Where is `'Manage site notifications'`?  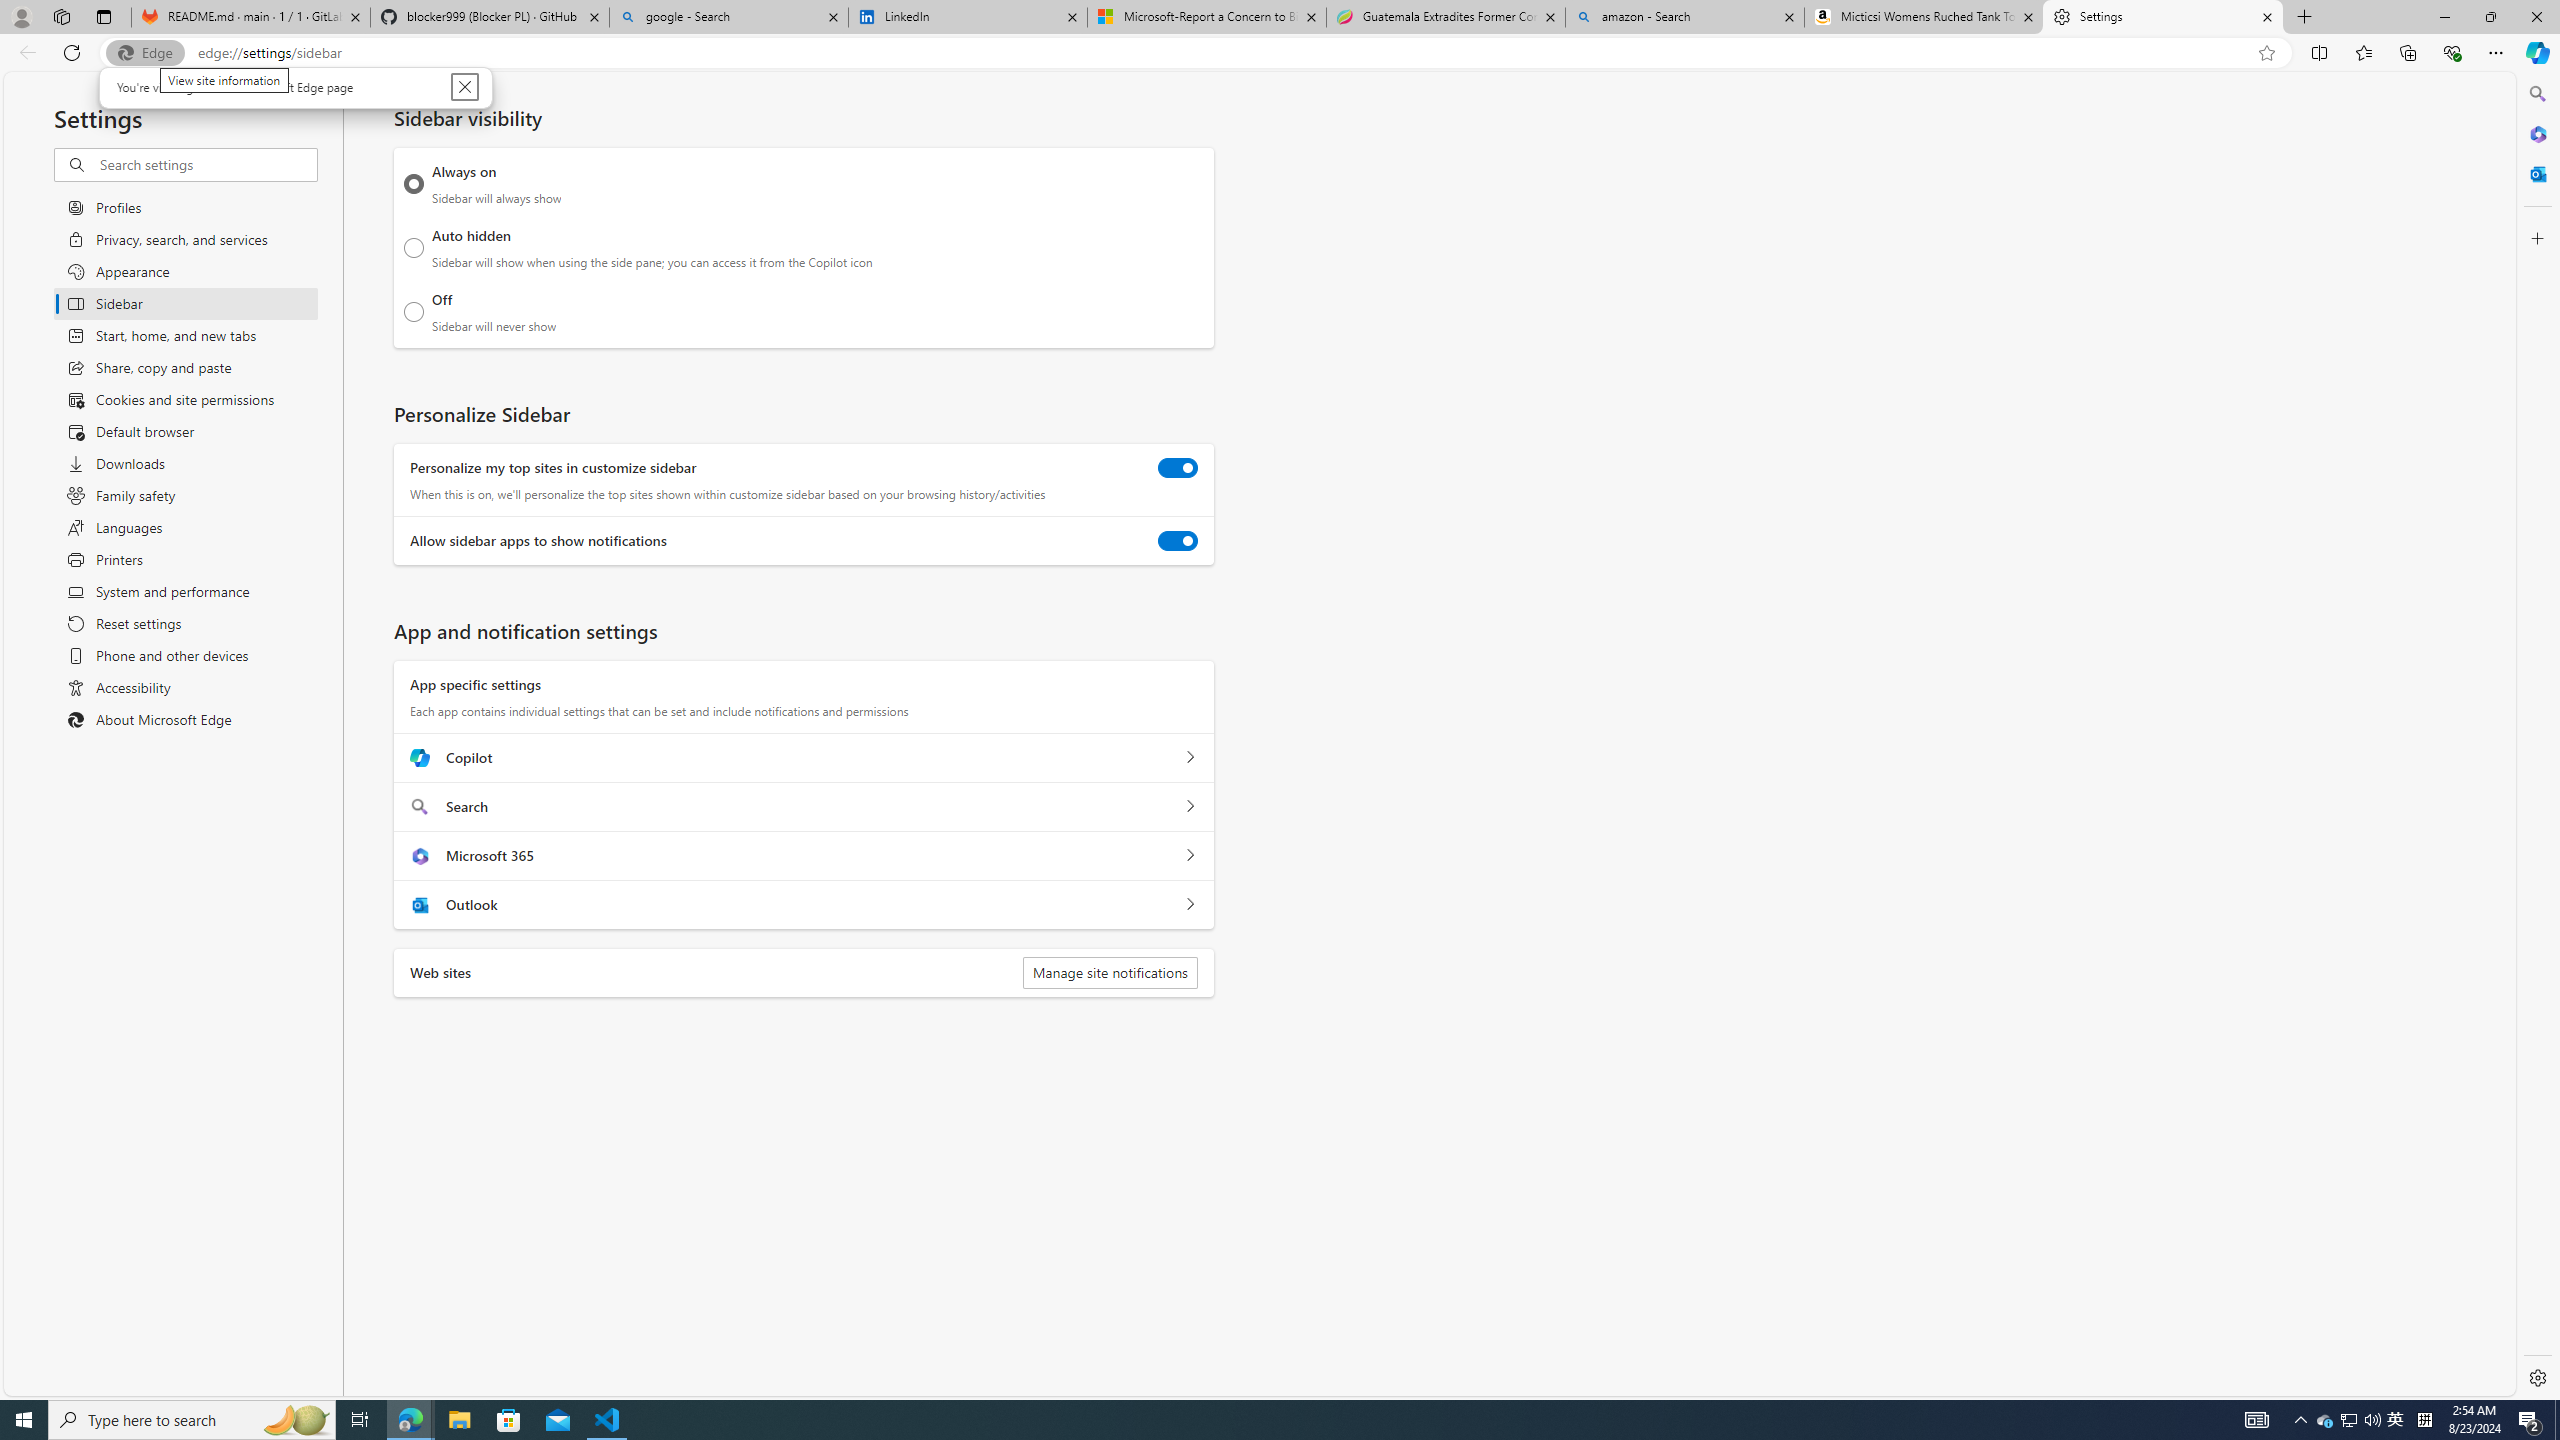 'Manage site notifications' is located at coordinates (1108, 972).